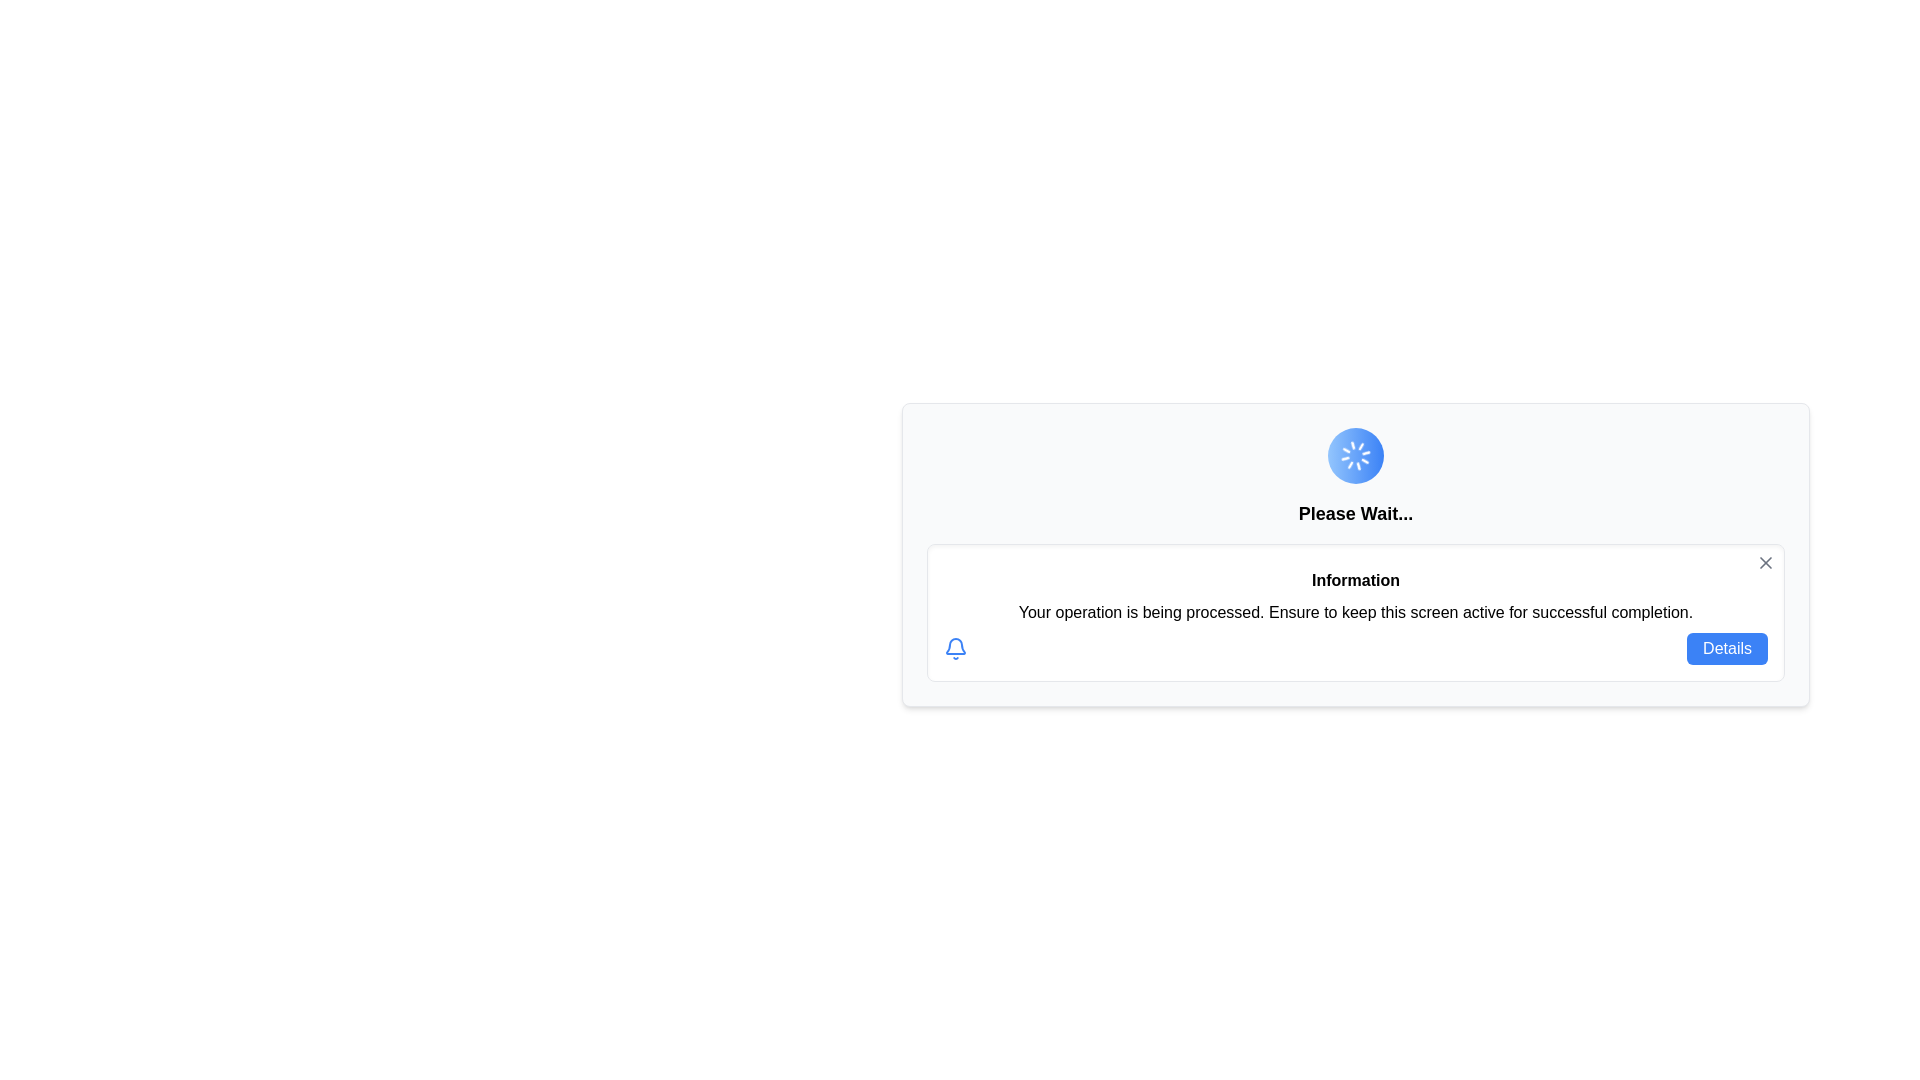  I want to click on the Loader or Spinner Icon, which indicates a loading or processing action, centrally placed within a dialog box, so click(1356, 455).